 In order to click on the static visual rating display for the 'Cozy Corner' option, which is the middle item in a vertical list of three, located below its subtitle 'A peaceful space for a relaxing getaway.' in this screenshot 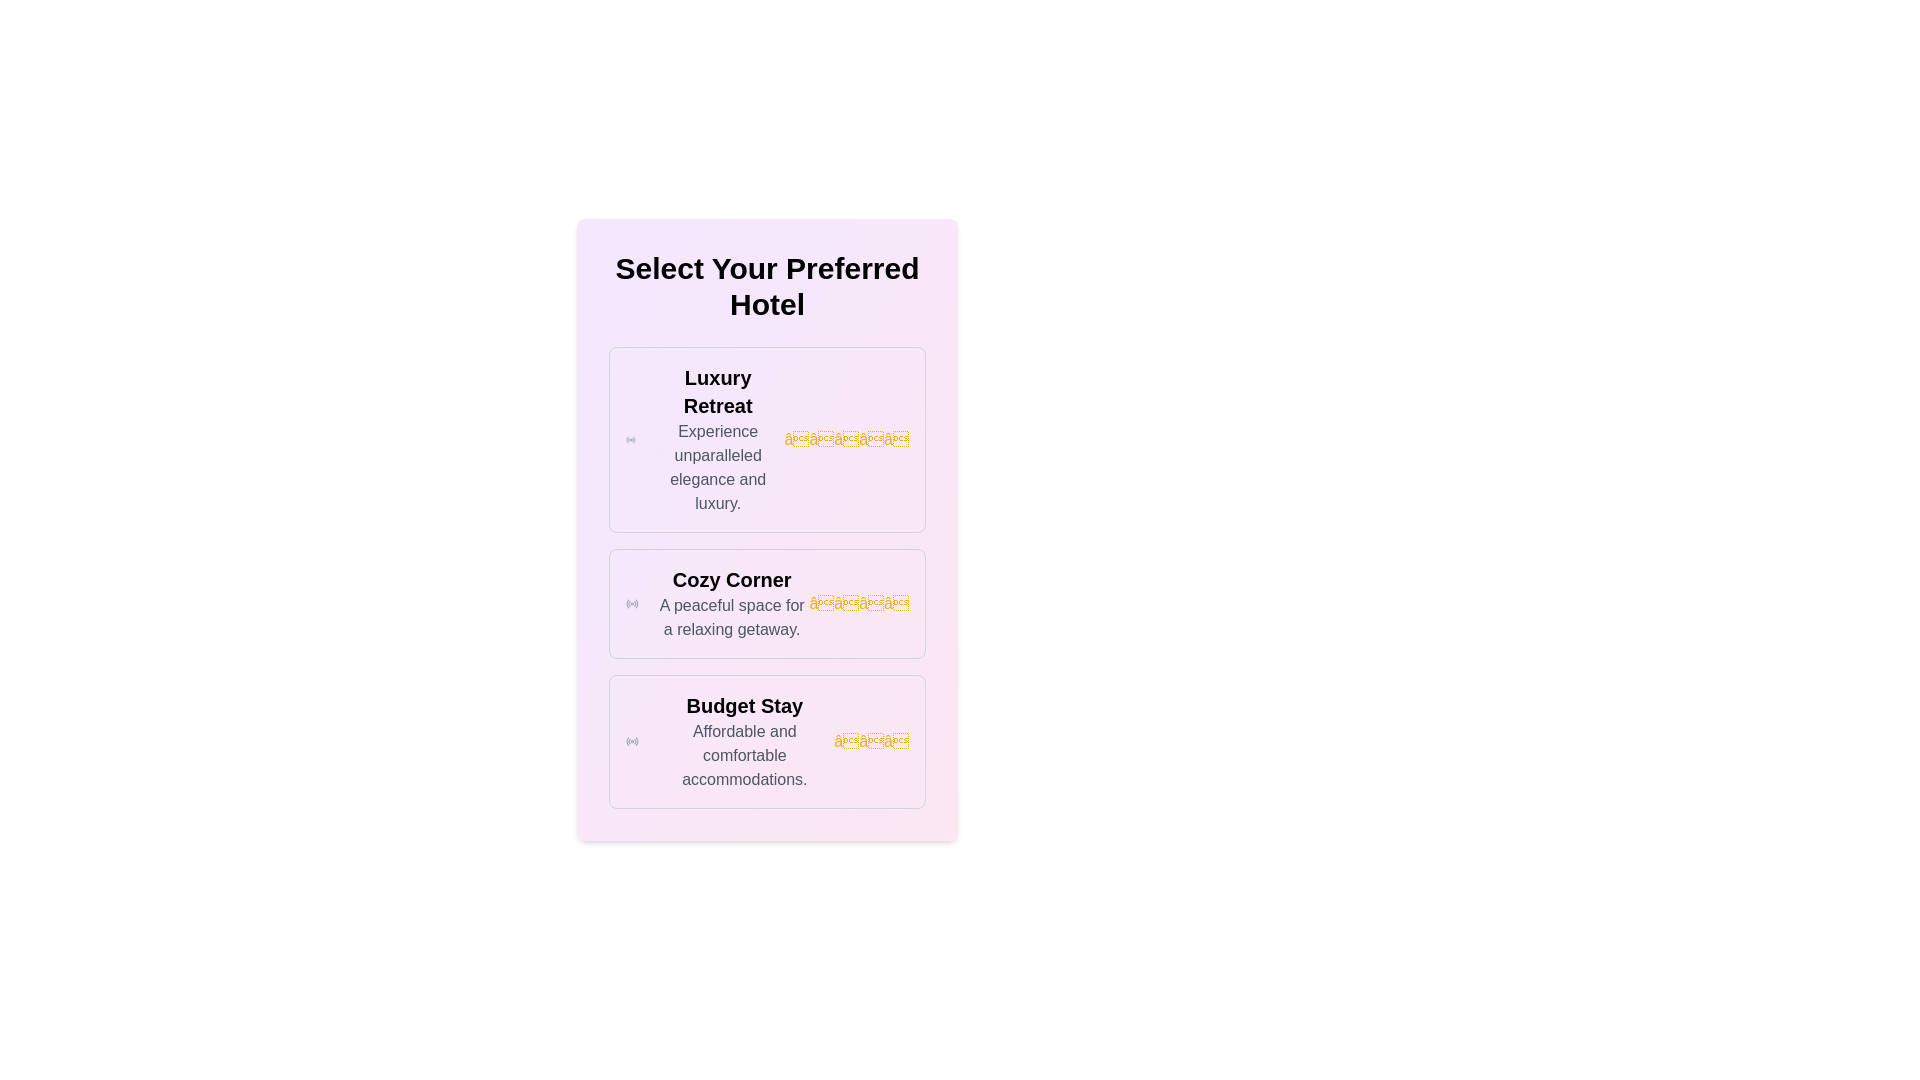, I will do `click(859, 603)`.